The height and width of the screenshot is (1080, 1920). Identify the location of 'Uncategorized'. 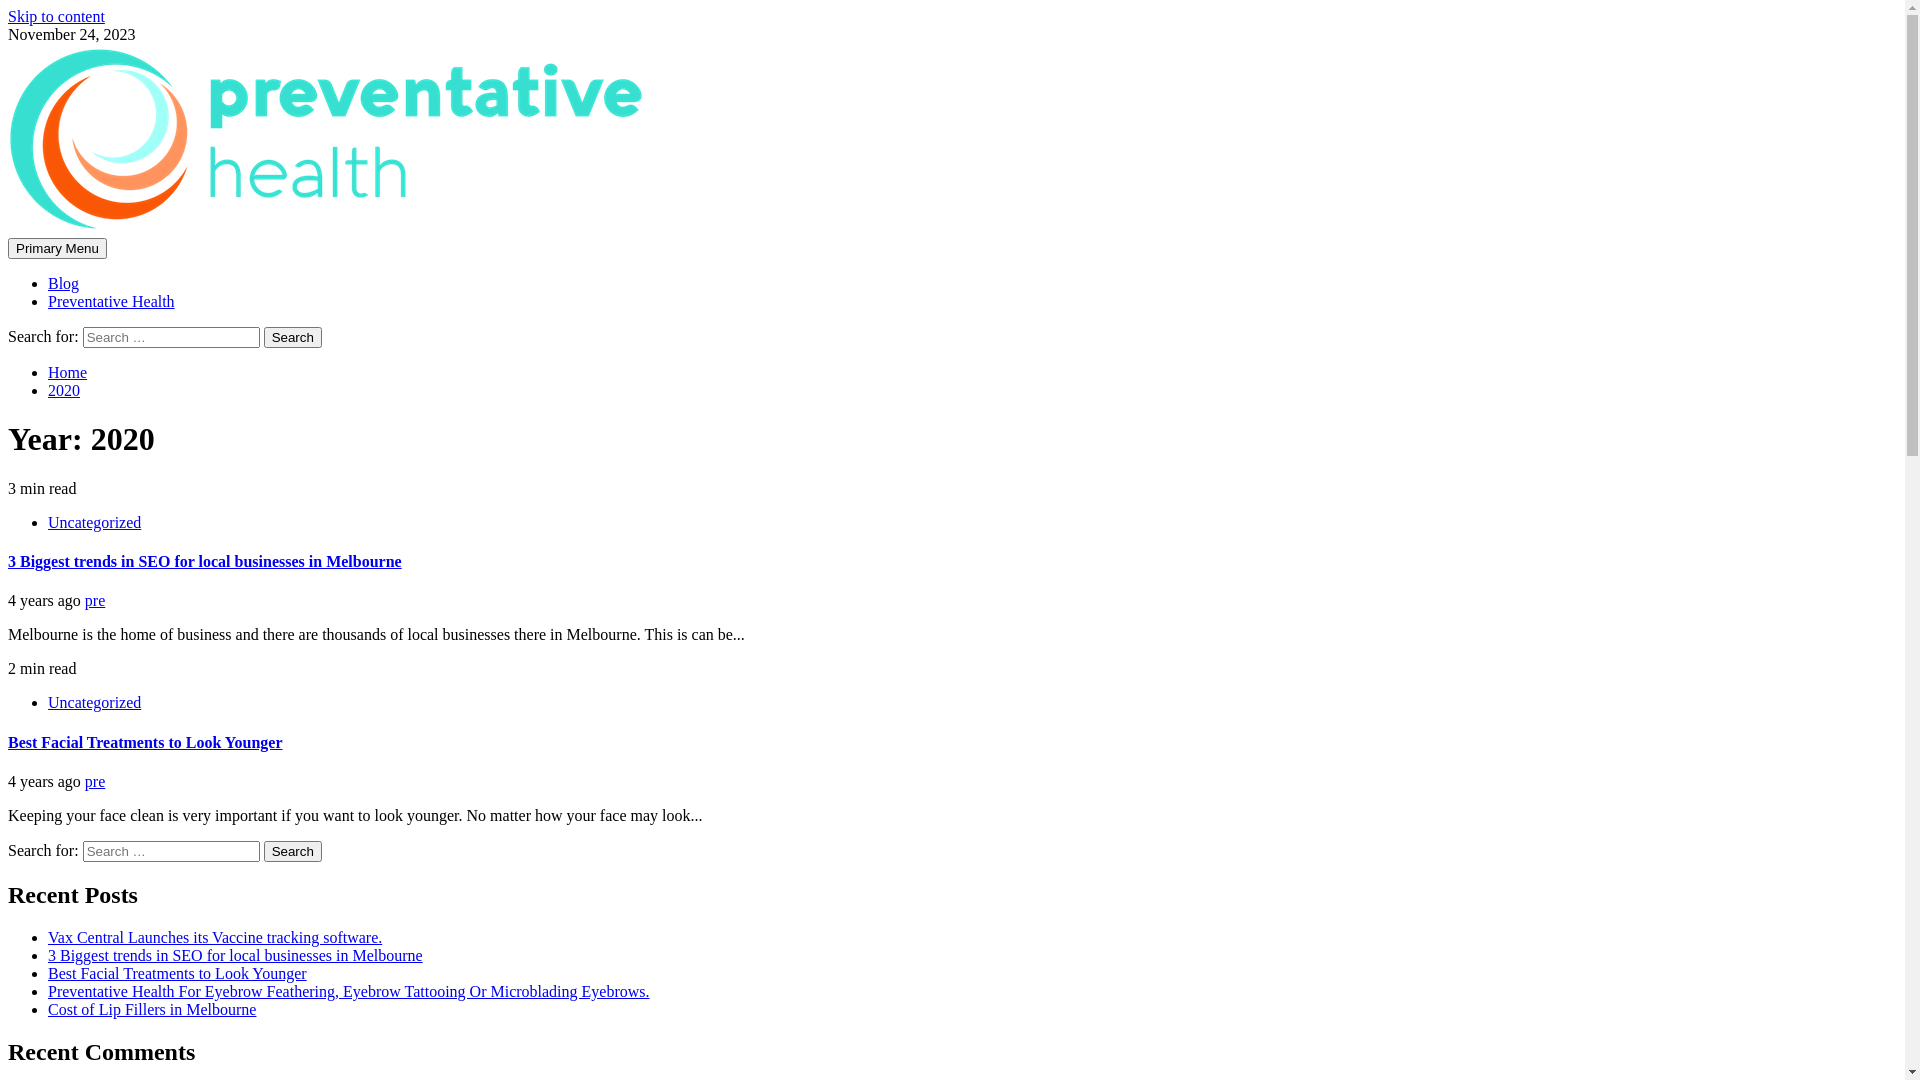
(93, 521).